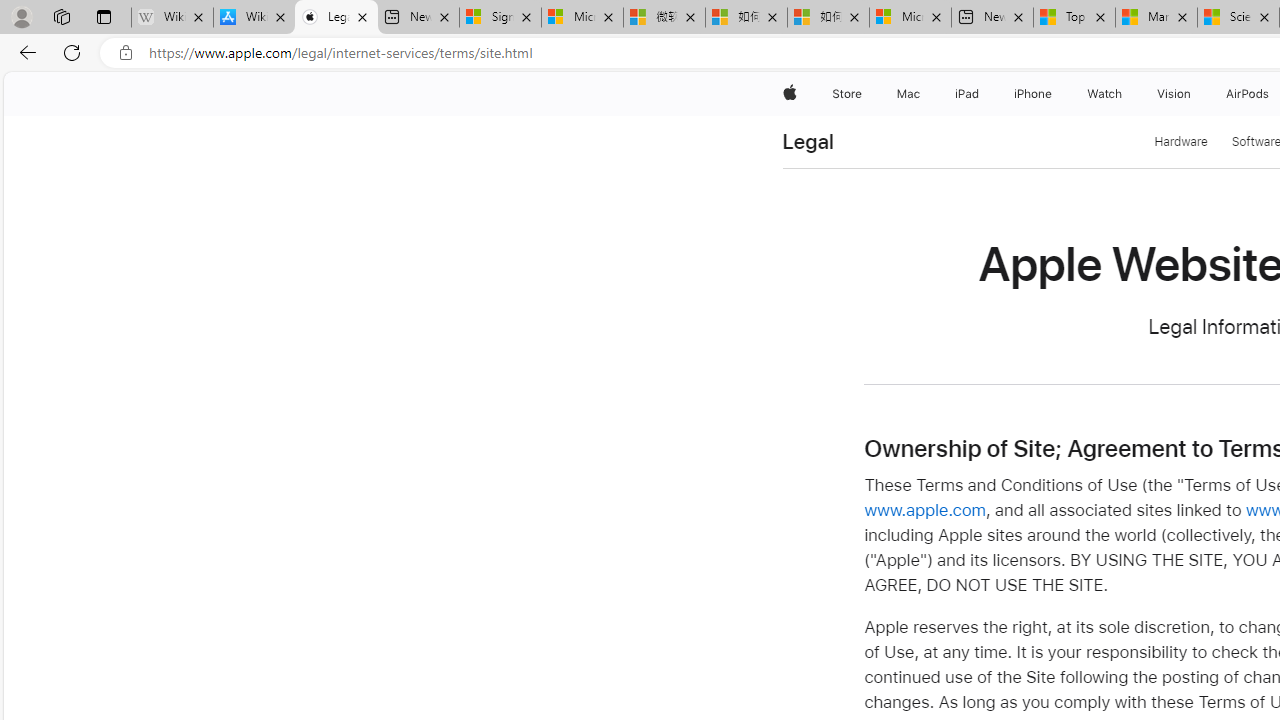  I want to click on 'iPhone', so click(1033, 93).